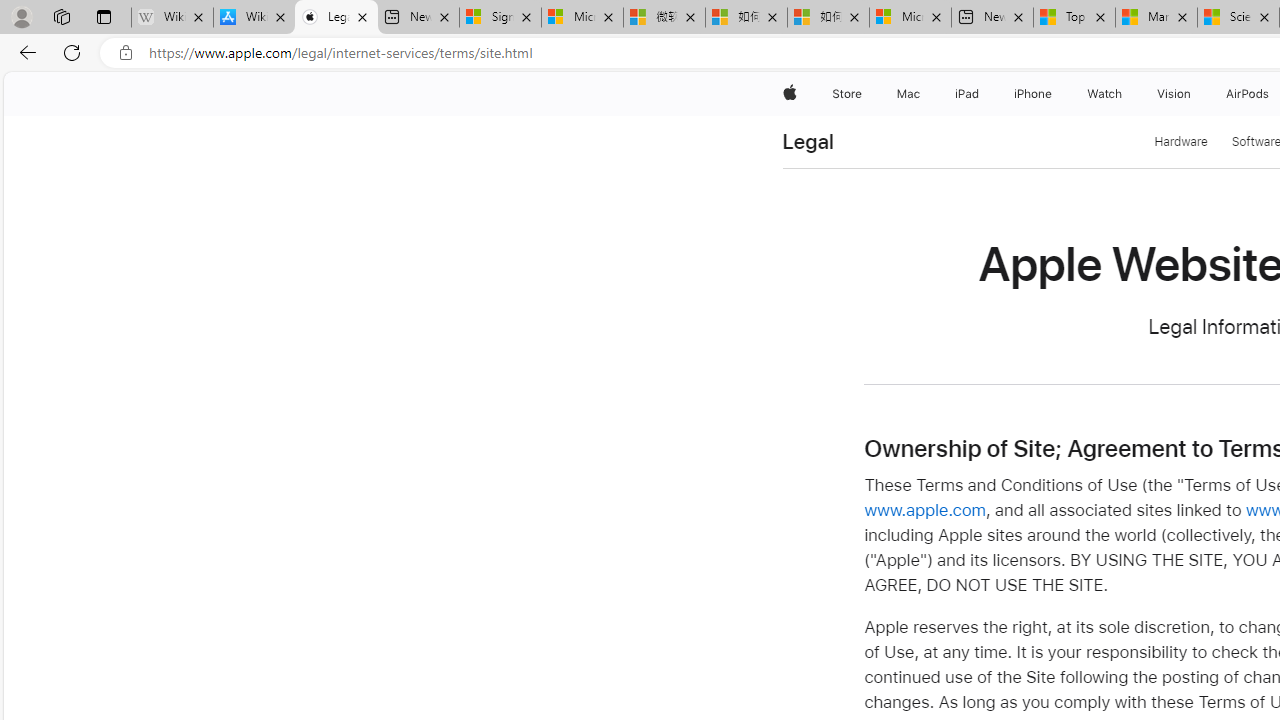  I want to click on 'iPhone', so click(1033, 93).